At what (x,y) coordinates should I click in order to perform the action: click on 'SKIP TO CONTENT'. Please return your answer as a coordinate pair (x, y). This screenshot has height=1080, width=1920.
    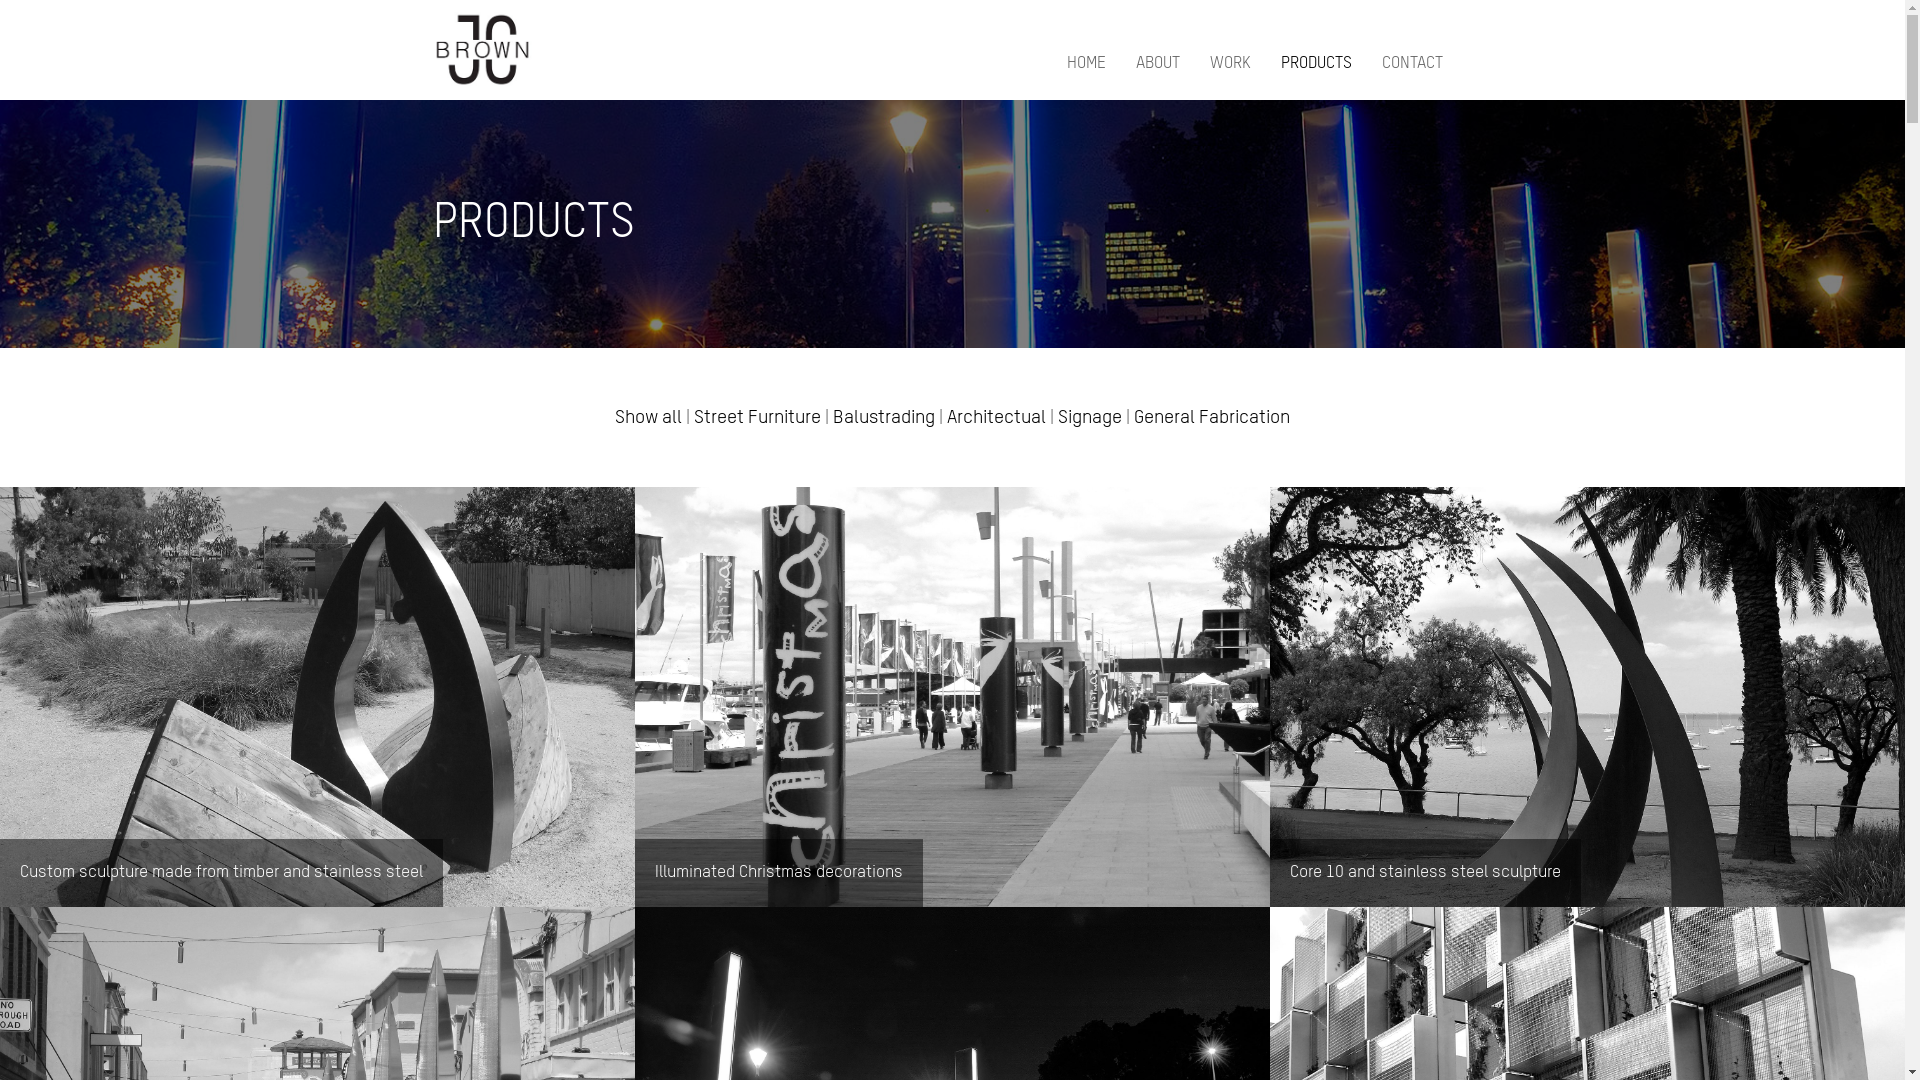
    Looking at the image, I should click on (1036, 55).